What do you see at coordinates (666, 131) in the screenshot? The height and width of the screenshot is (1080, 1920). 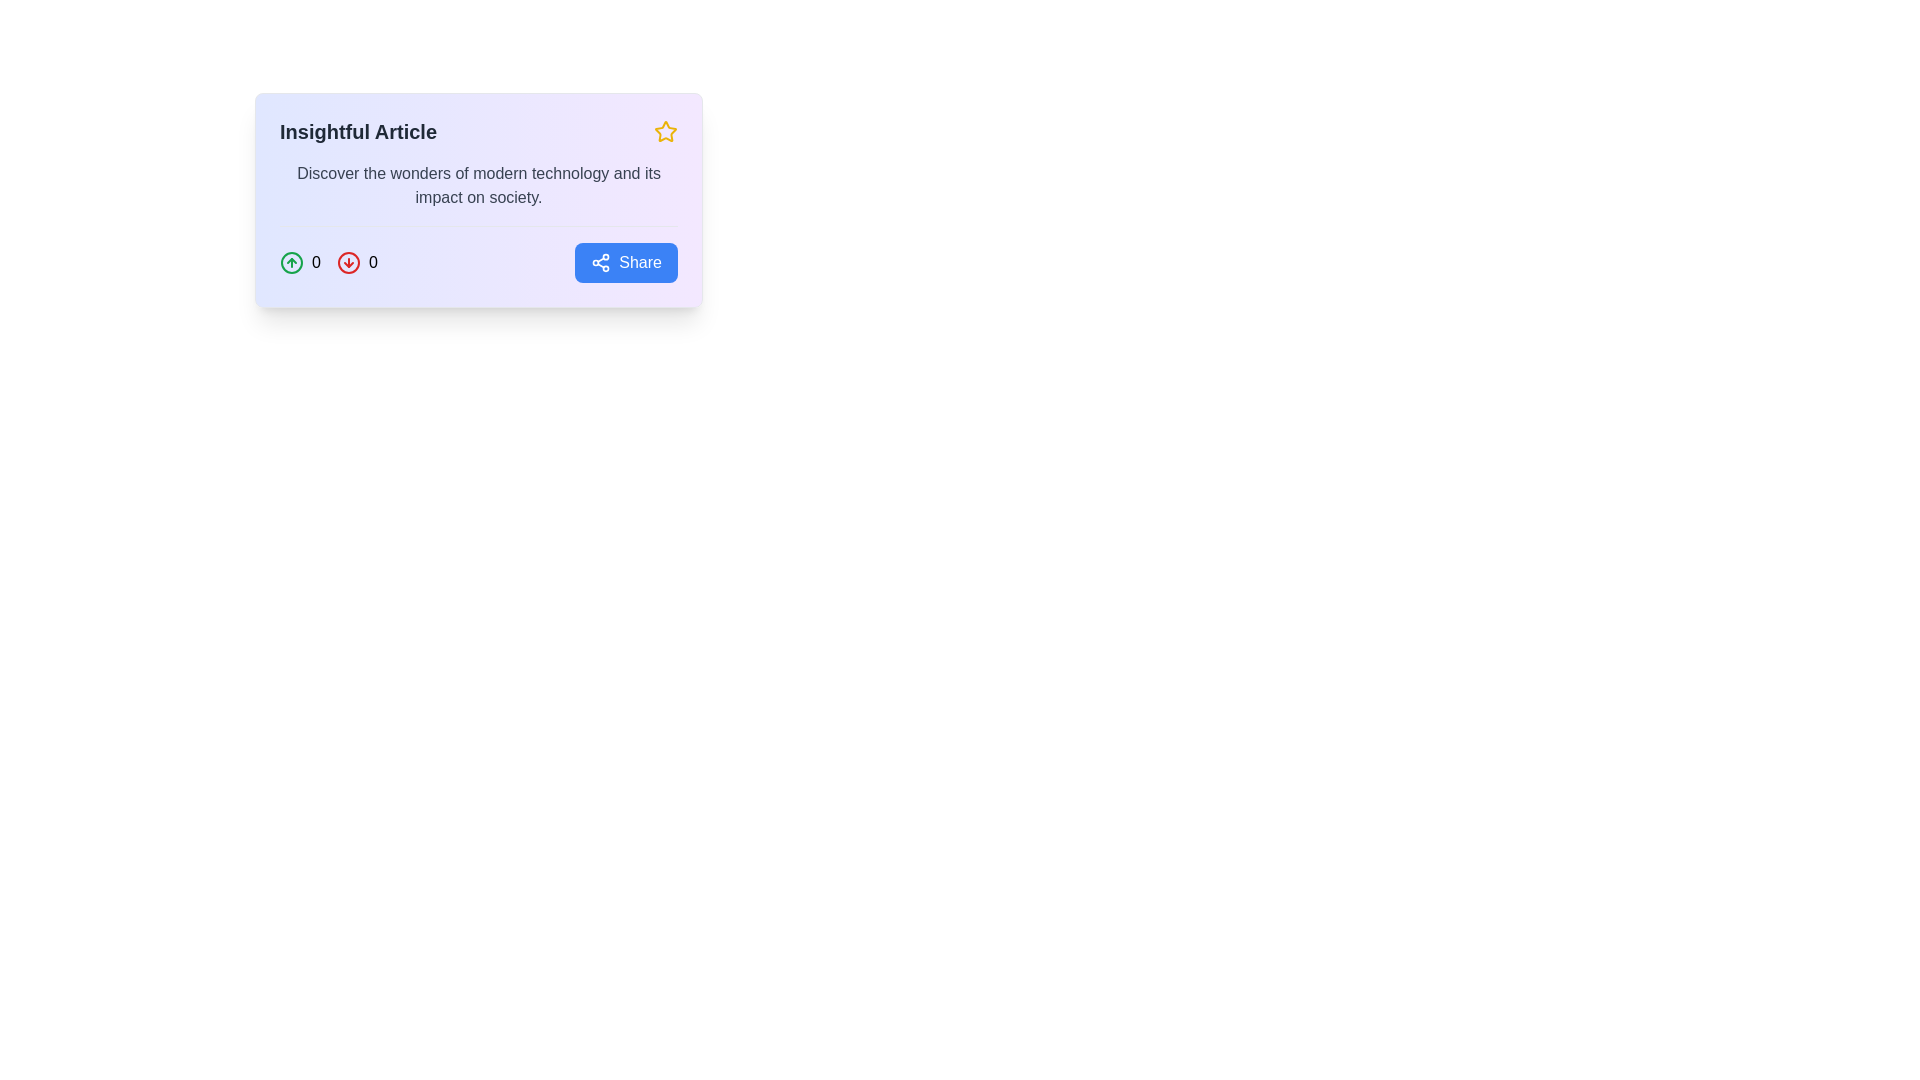 I see `the yellow star icon with a hollow center in the upper-right corner of the 'Insightful Article' card` at bounding box center [666, 131].